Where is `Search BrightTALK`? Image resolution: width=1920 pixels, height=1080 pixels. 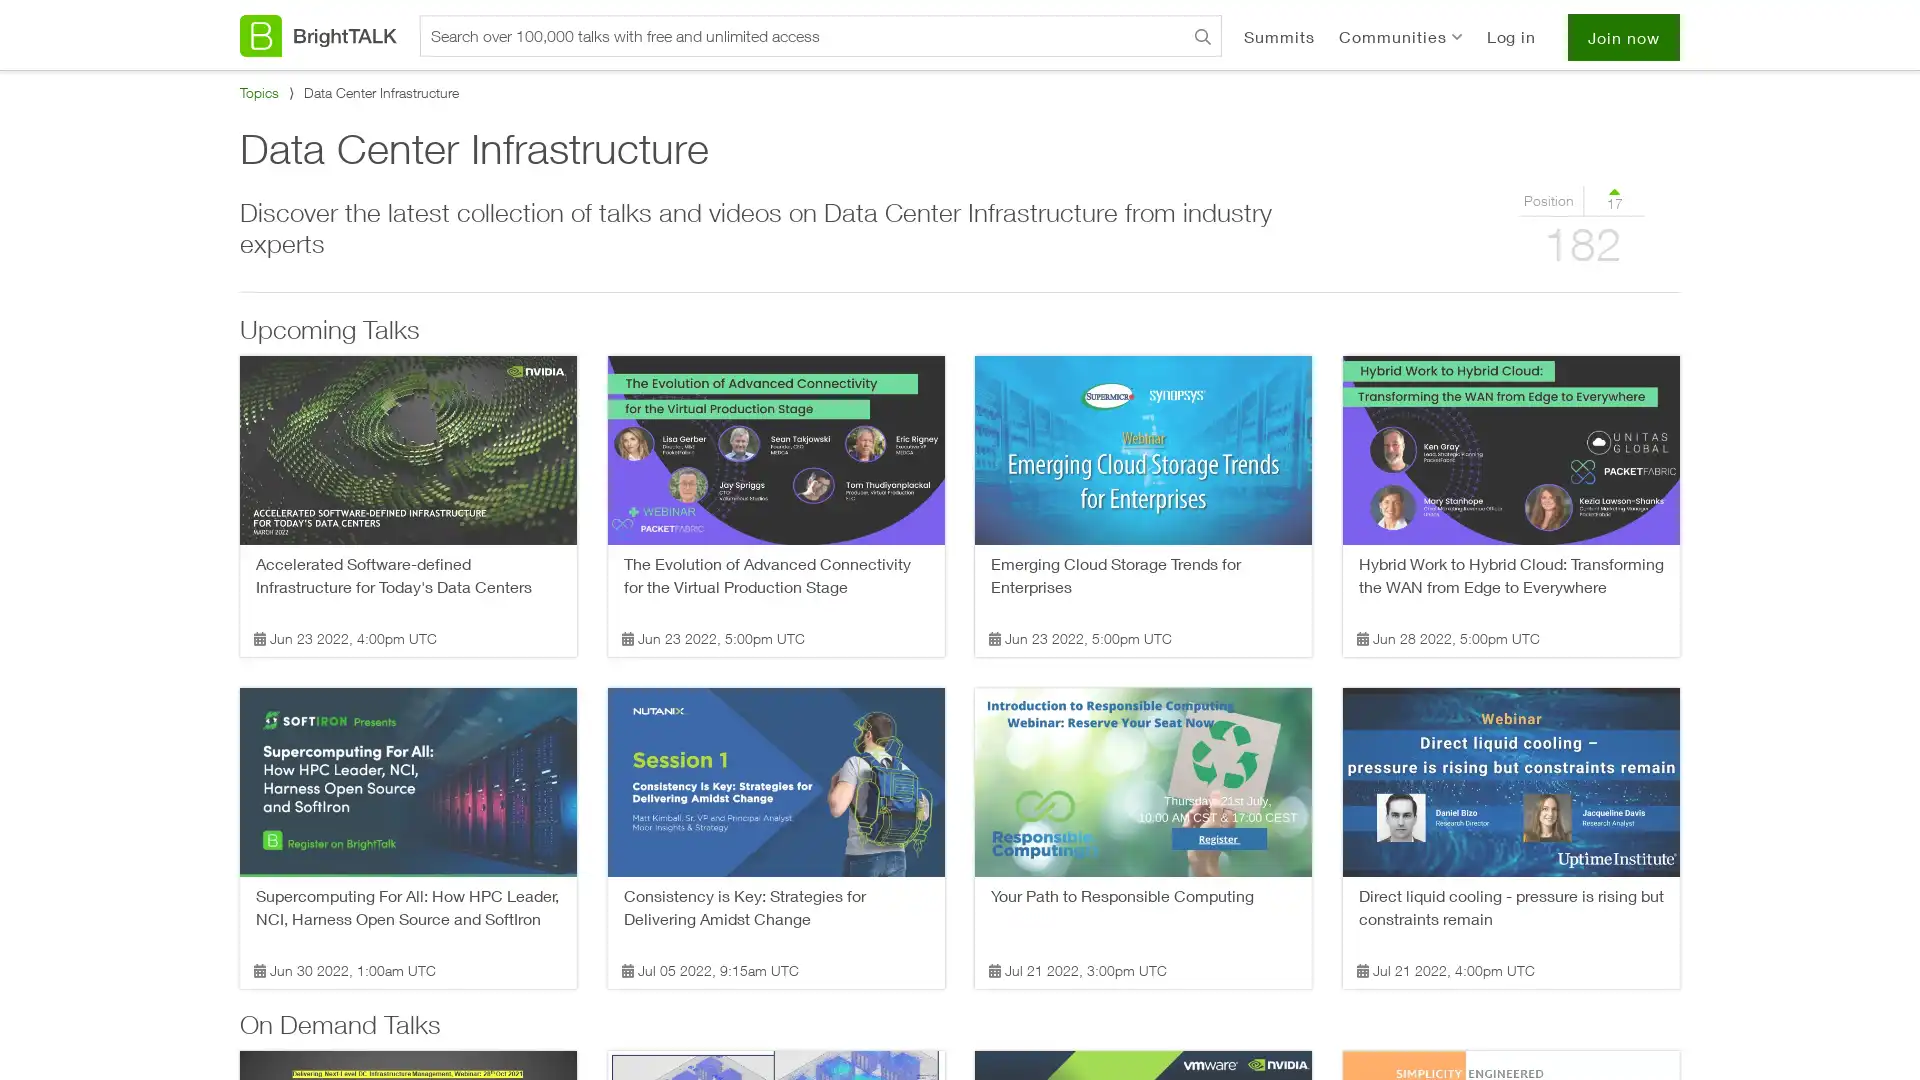 Search BrightTALK is located at coordinates (1202, 38).